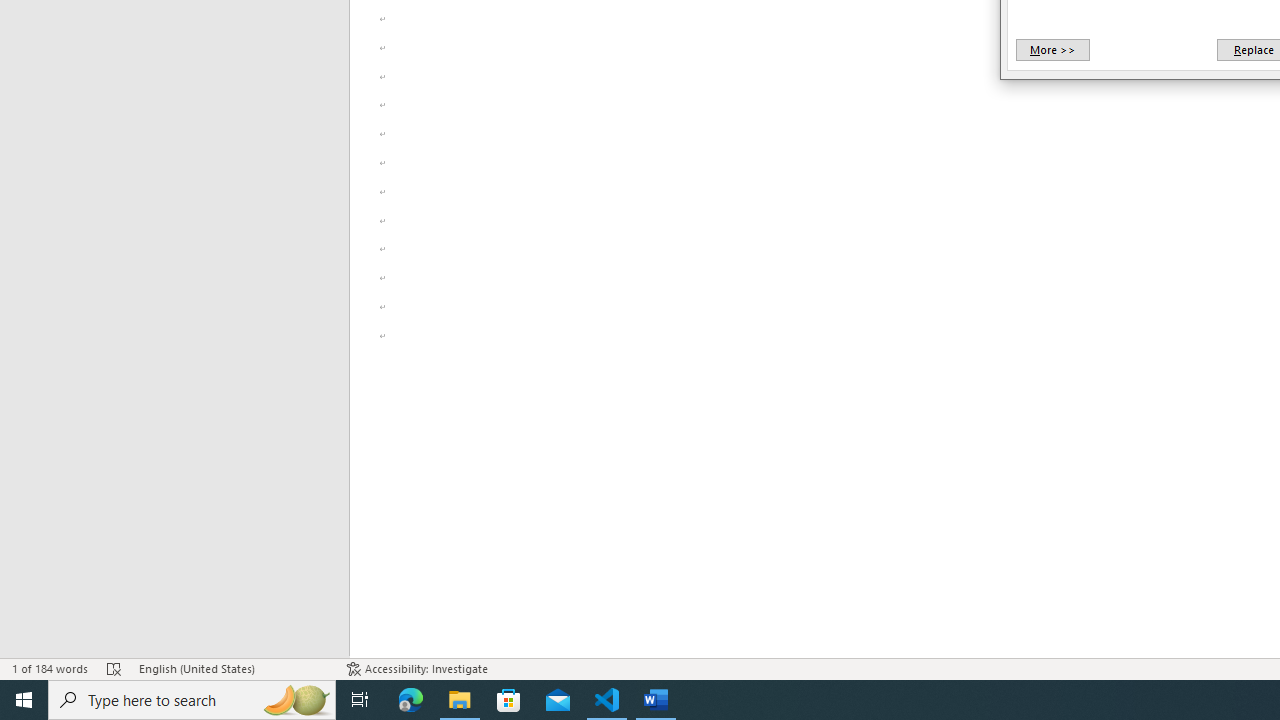  I want to click on 'Type here to search', so click(192, 698).